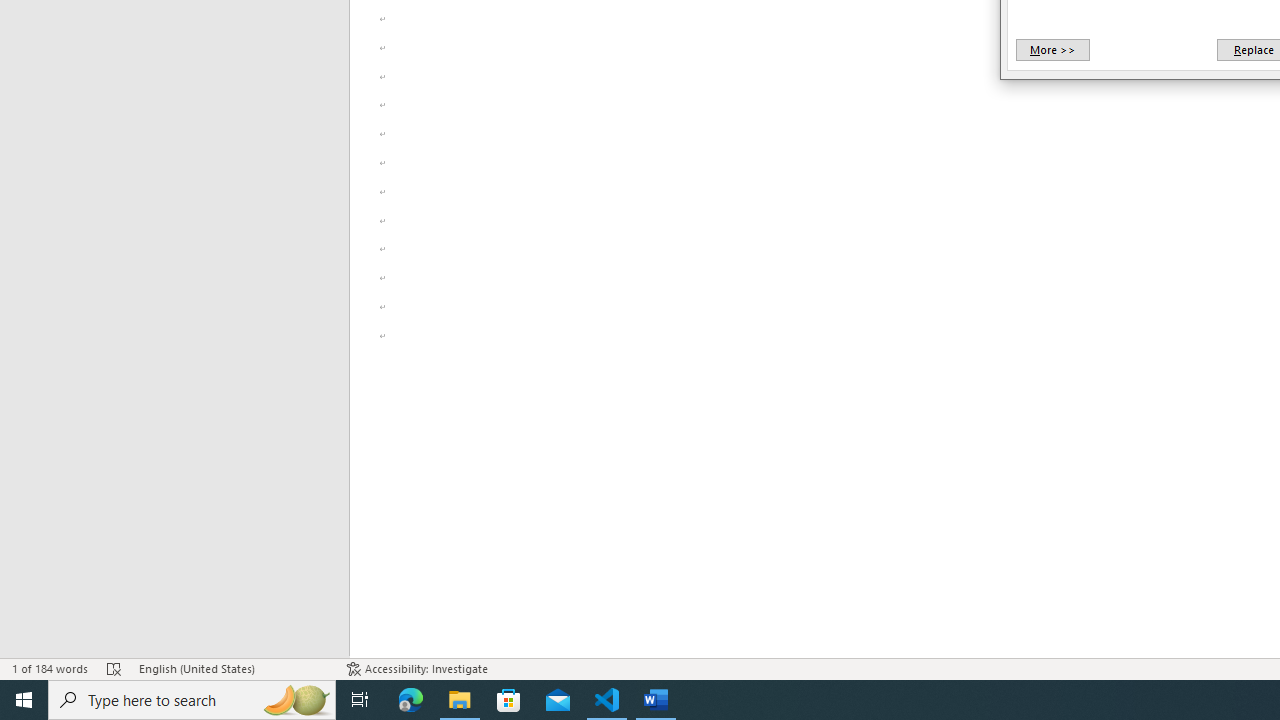  I want to click on 'Type here to search', so click(192, 698).